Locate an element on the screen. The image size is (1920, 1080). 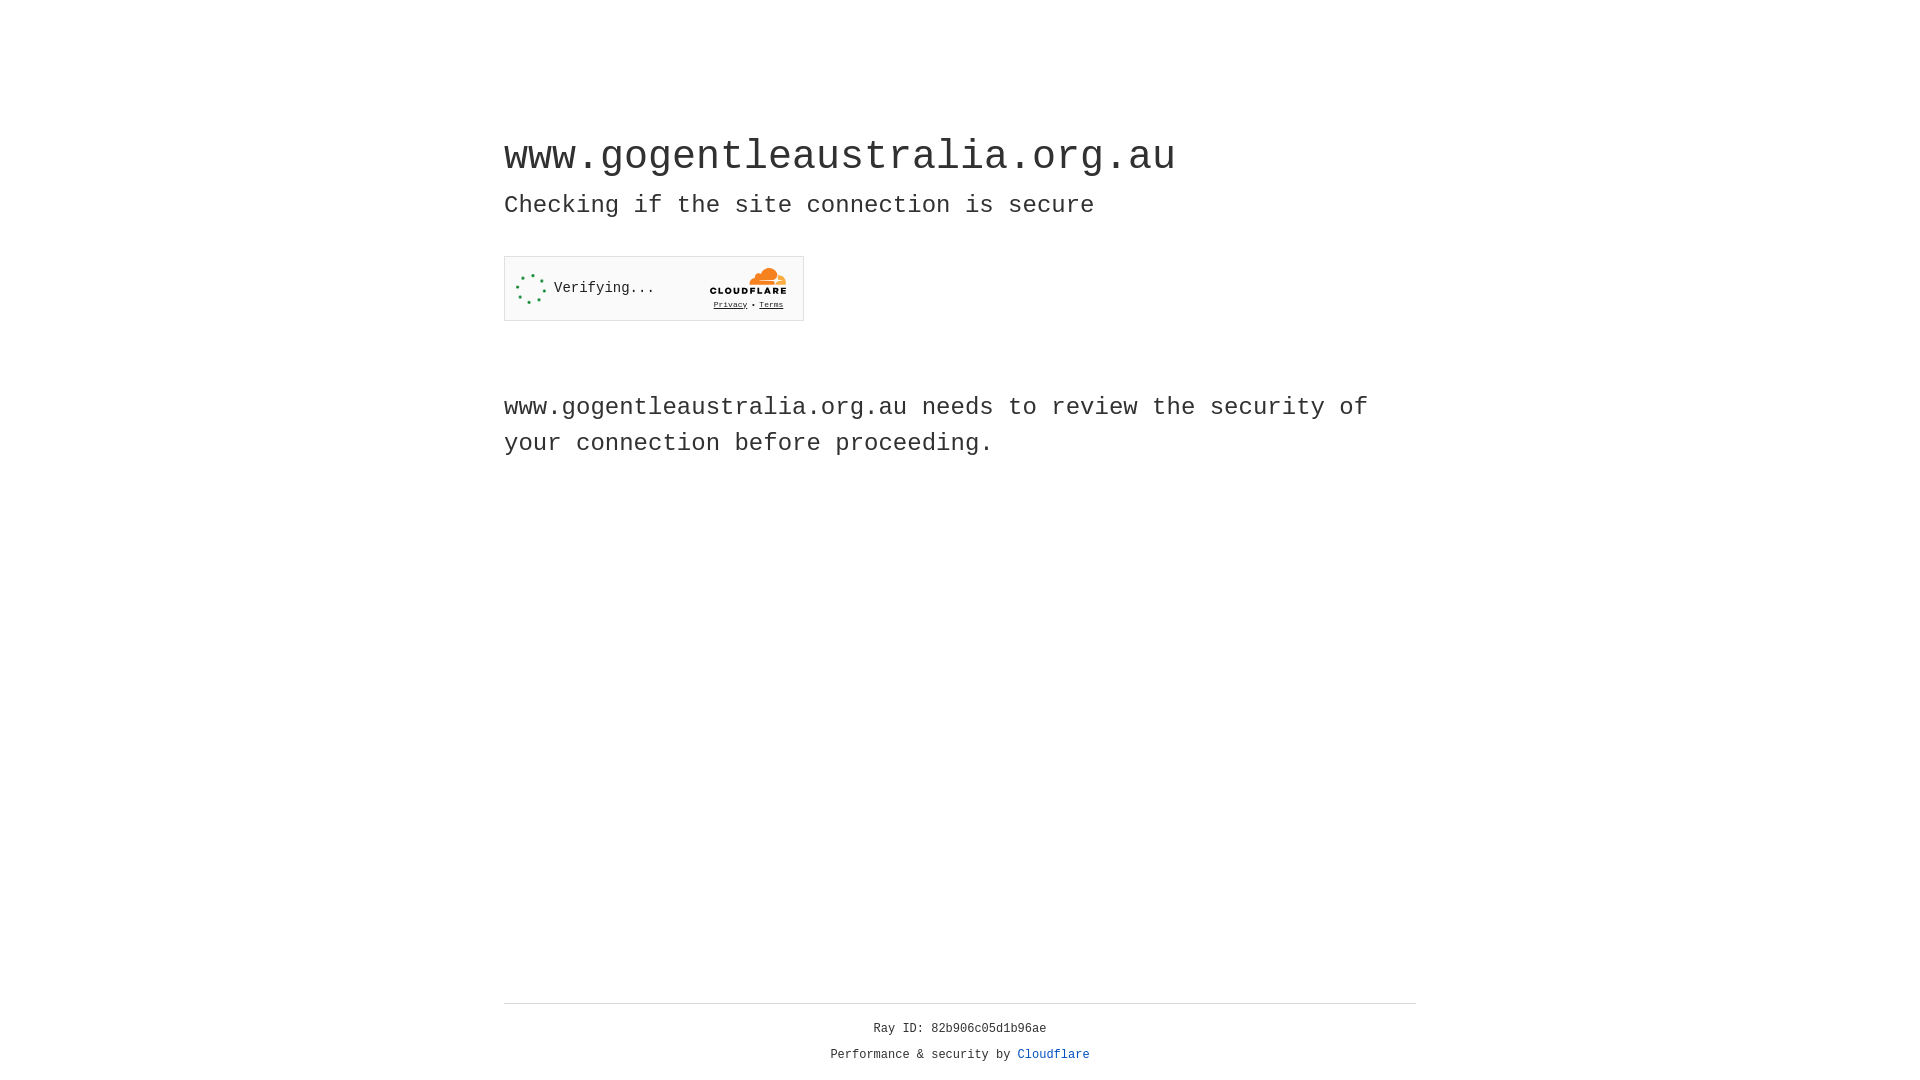
'Widget containing a Cloudflare security challenge' is located at coordinates (653, 288).